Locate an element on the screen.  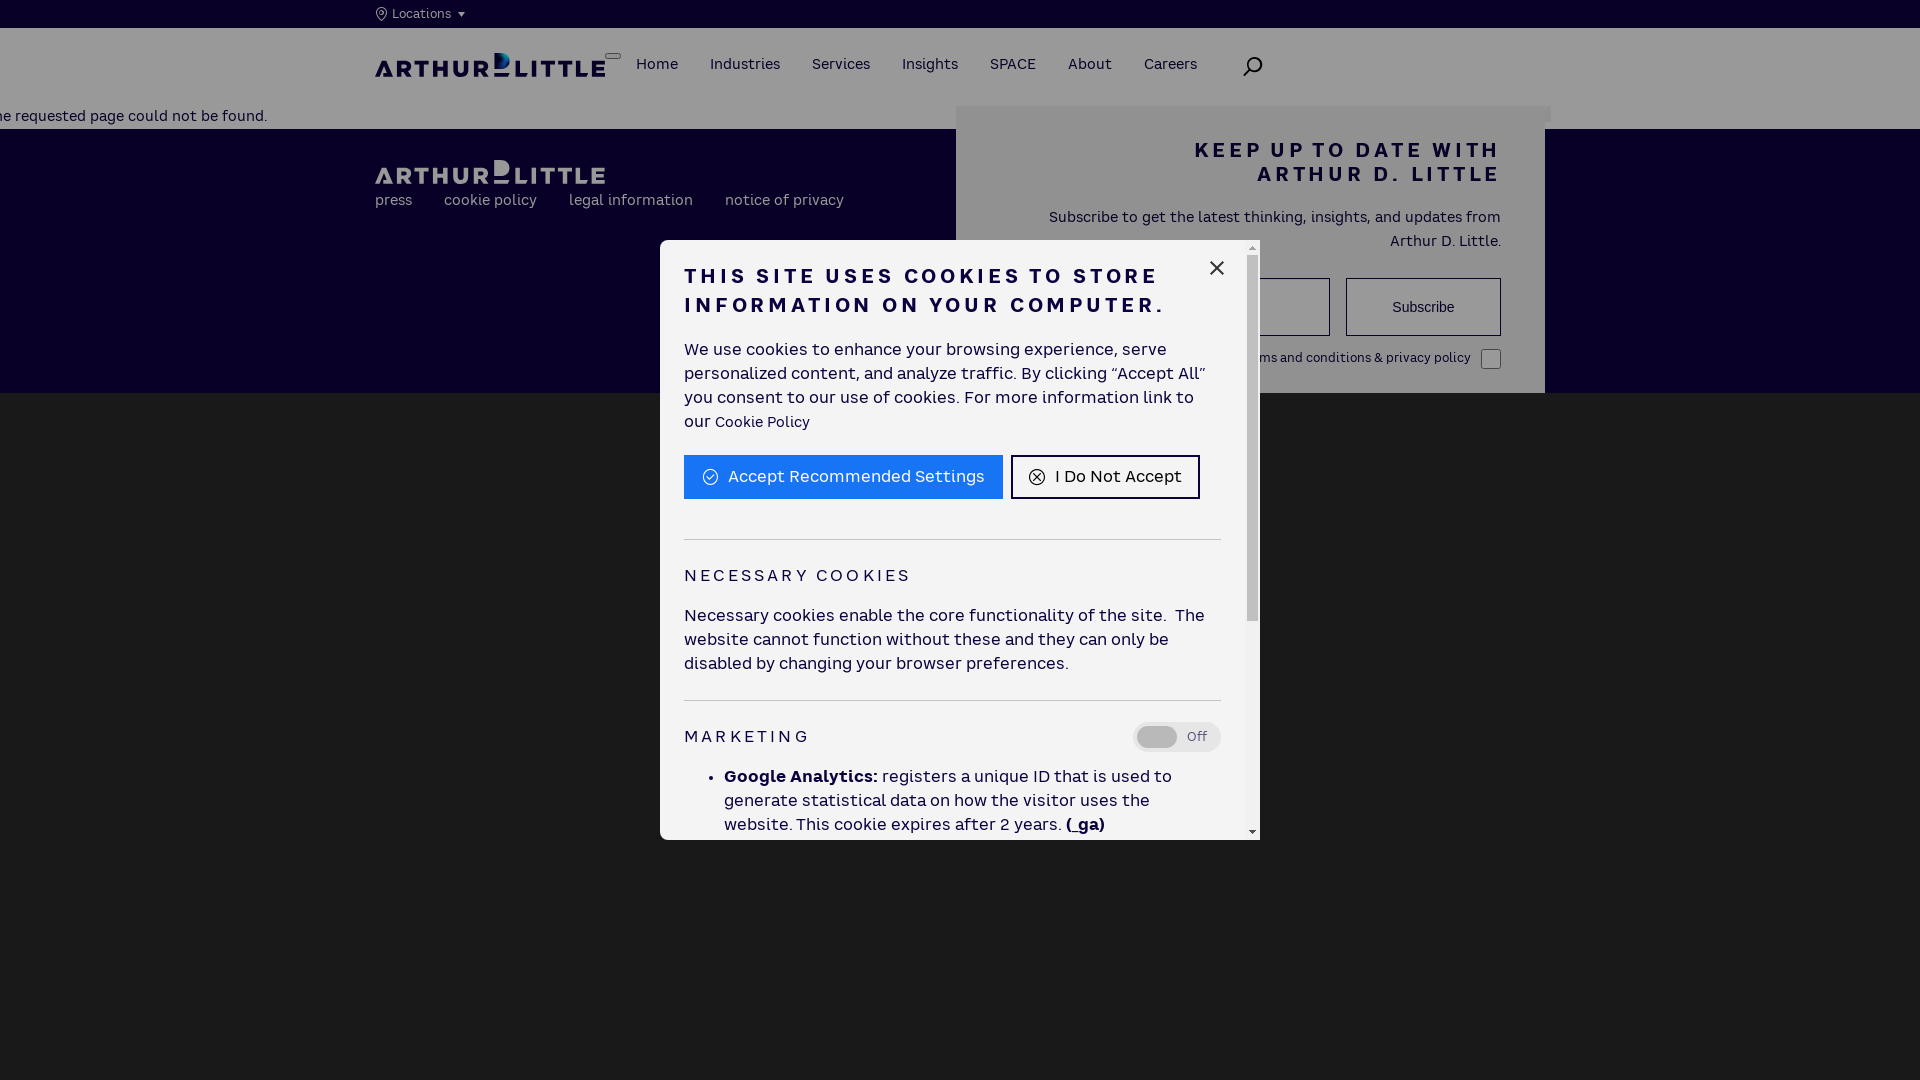
'Accept Recommended Settings' is located at coordinates (843, 477).